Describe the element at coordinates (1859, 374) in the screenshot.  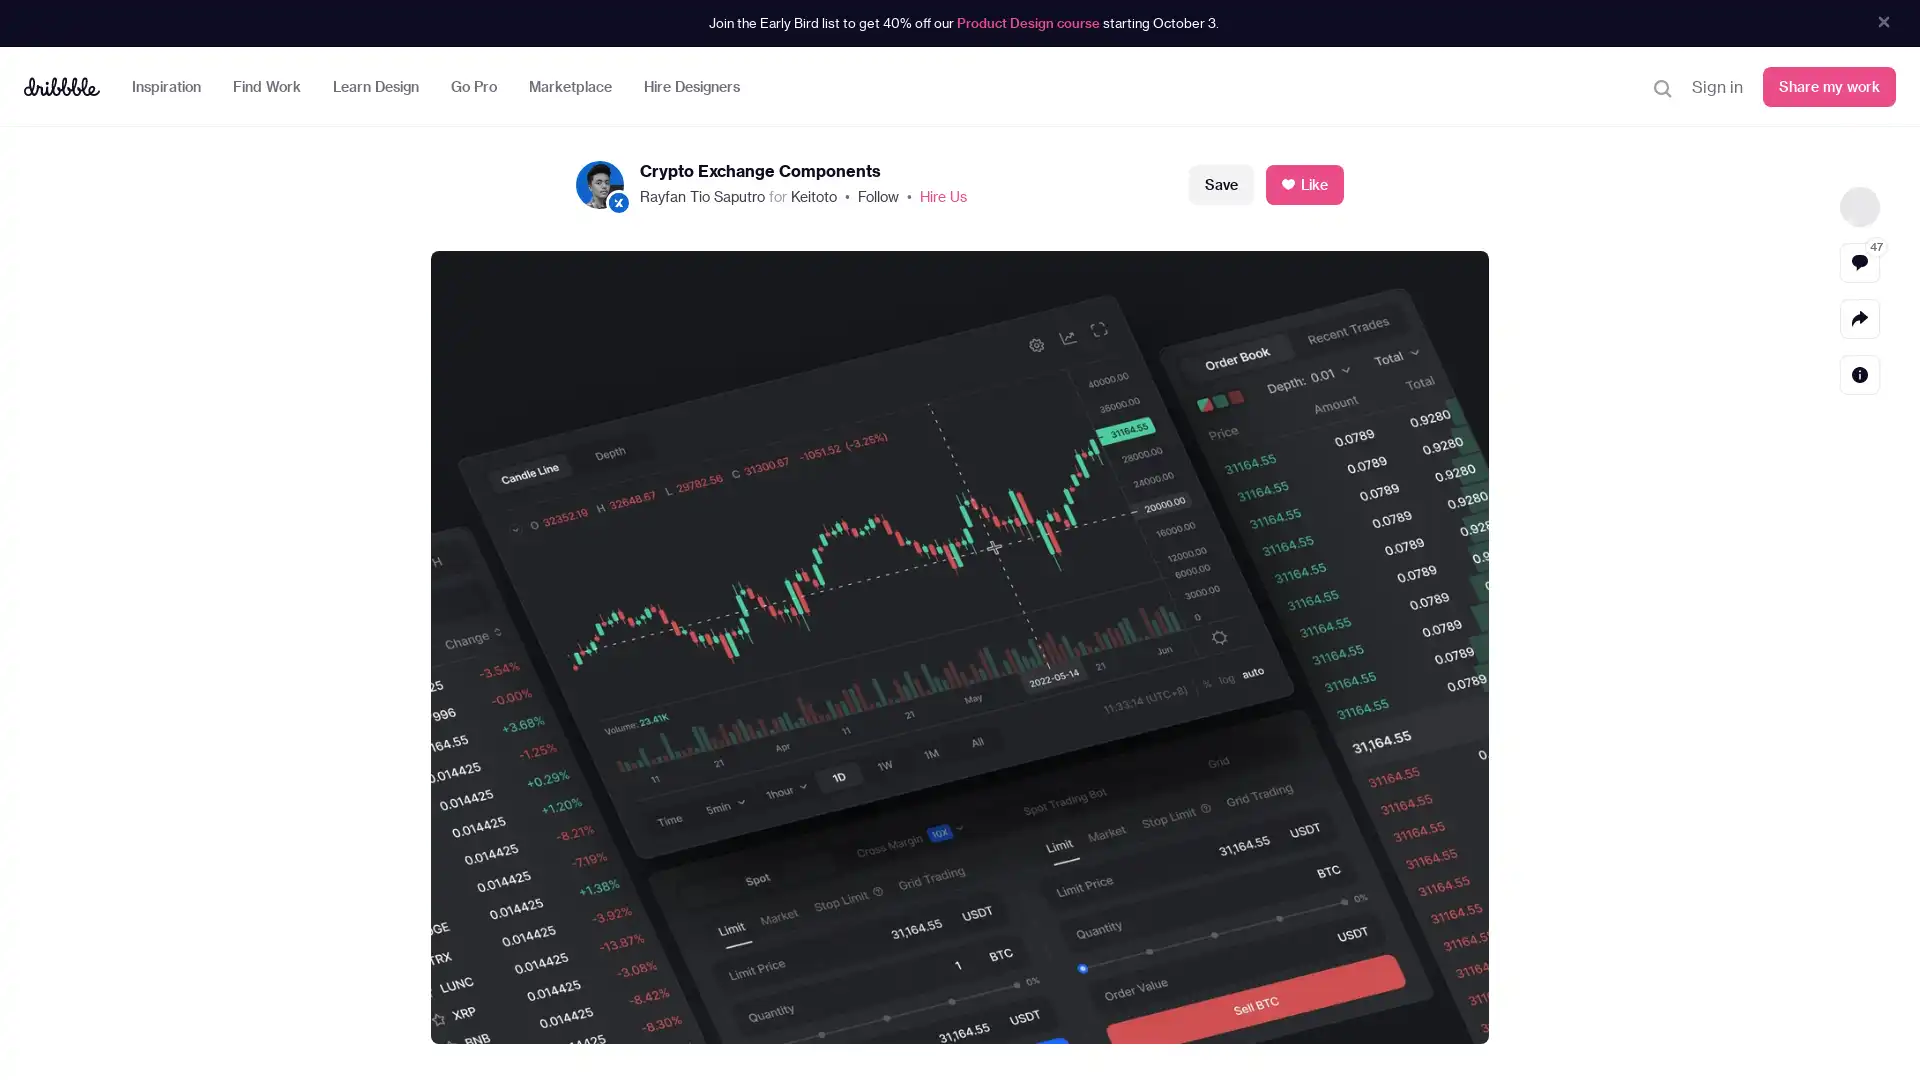
I see `Detail actions` at that location.